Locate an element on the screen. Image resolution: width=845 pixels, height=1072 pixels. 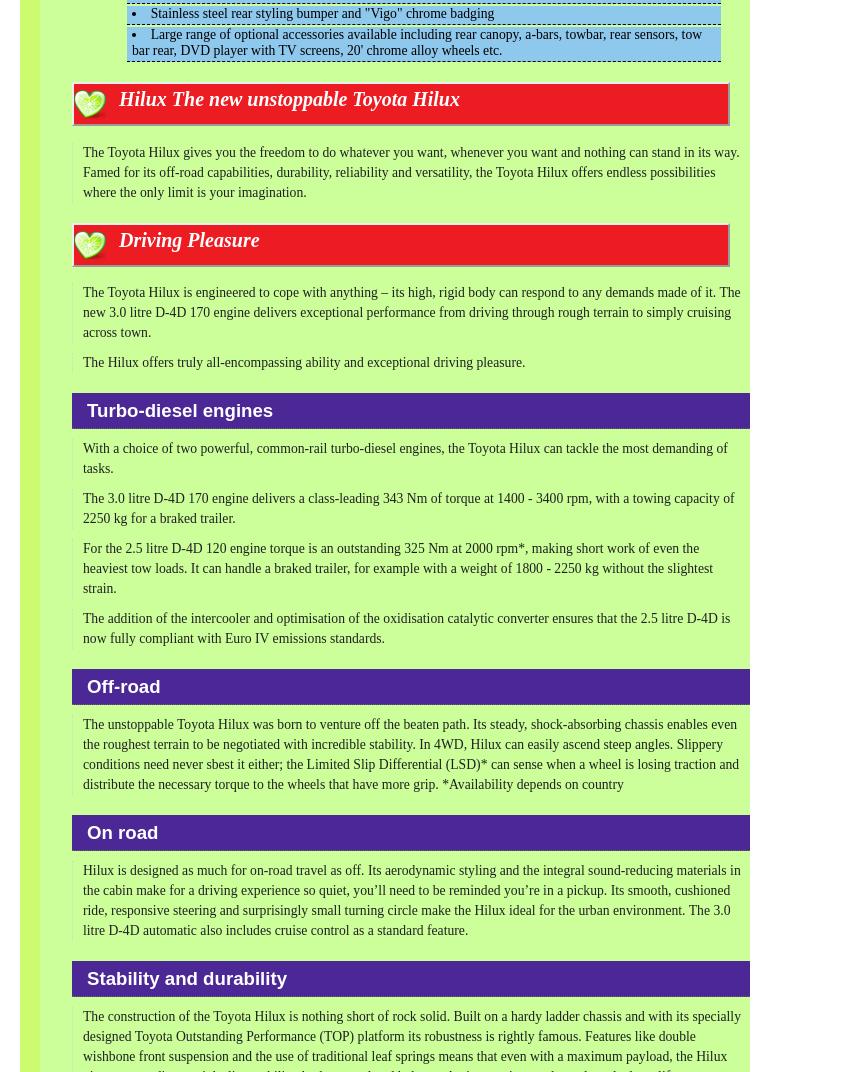
'Turbo-diesel engines' is located at coordinates (178, 409).